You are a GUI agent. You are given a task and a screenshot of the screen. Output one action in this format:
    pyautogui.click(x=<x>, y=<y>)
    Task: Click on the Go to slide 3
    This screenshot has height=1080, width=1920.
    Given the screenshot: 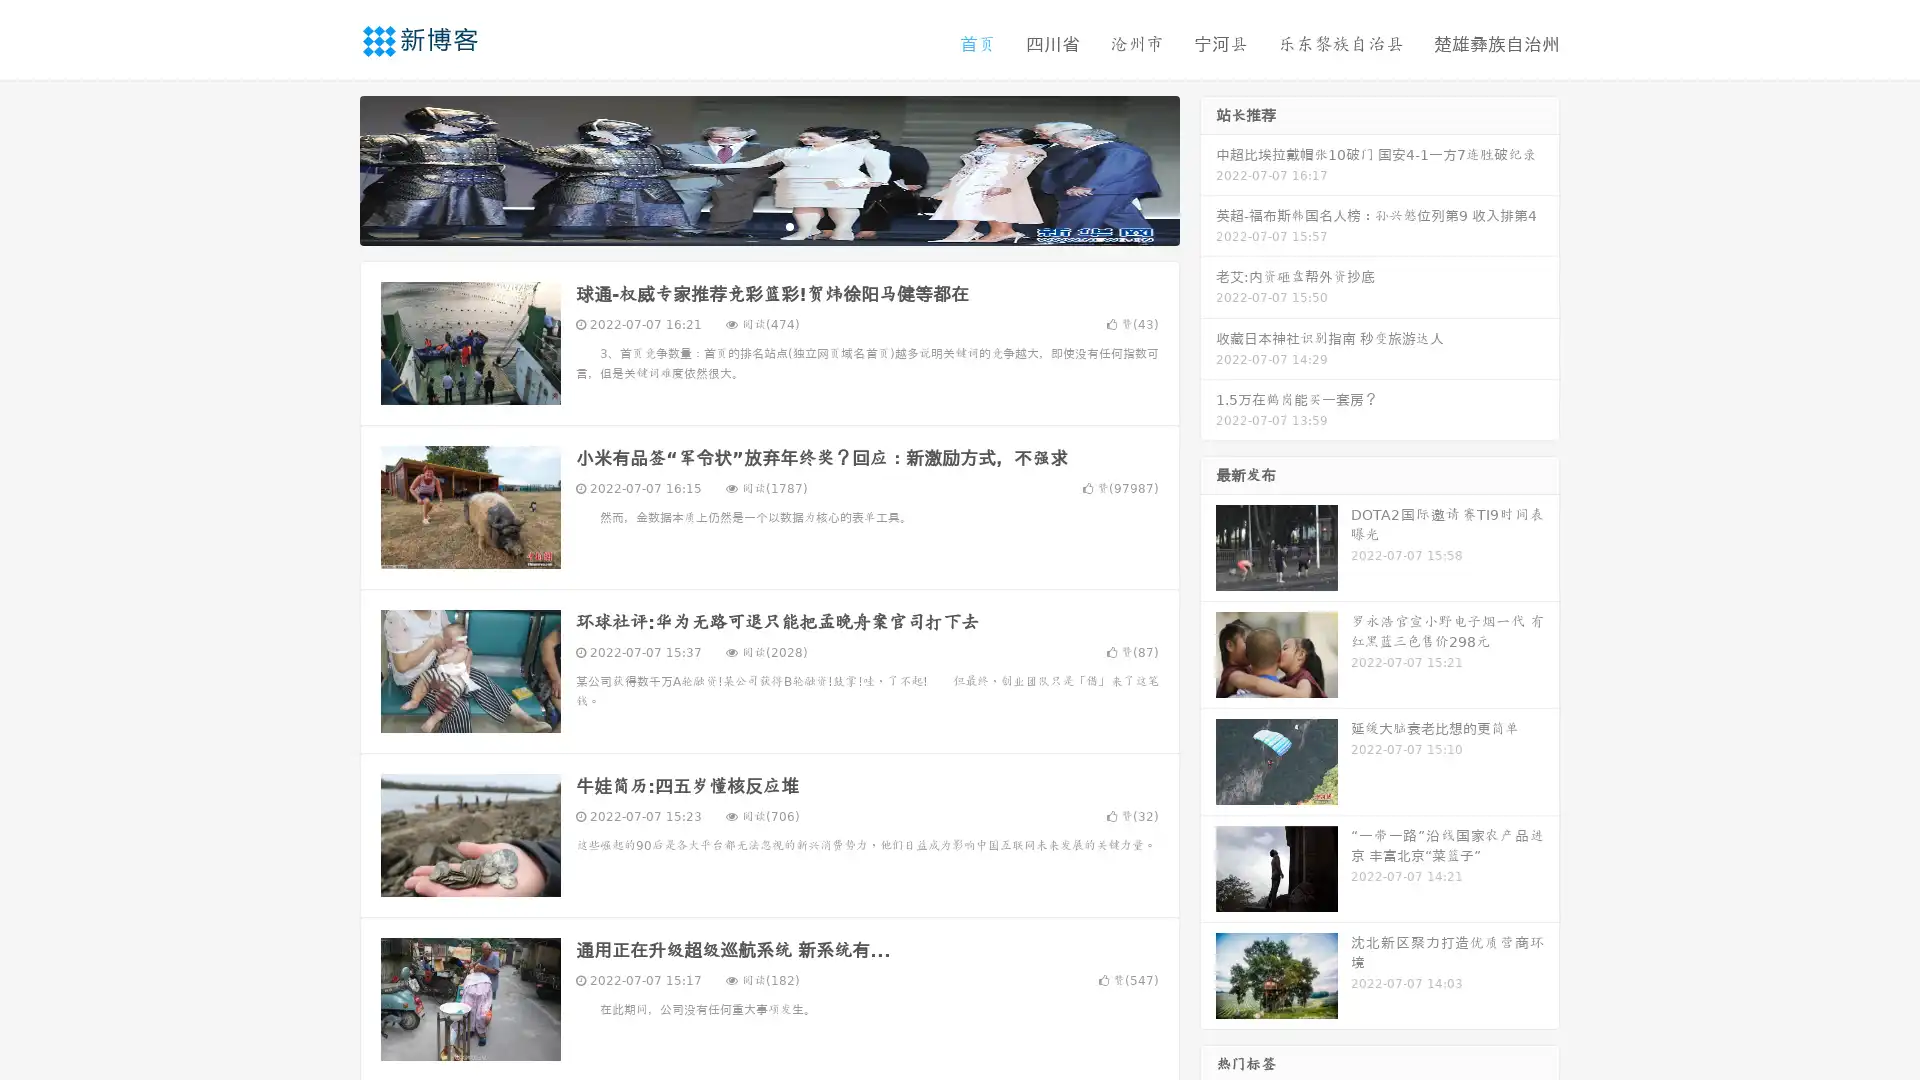 What is the action you would take?
    pyautogui.click(x=789, y=225)
    